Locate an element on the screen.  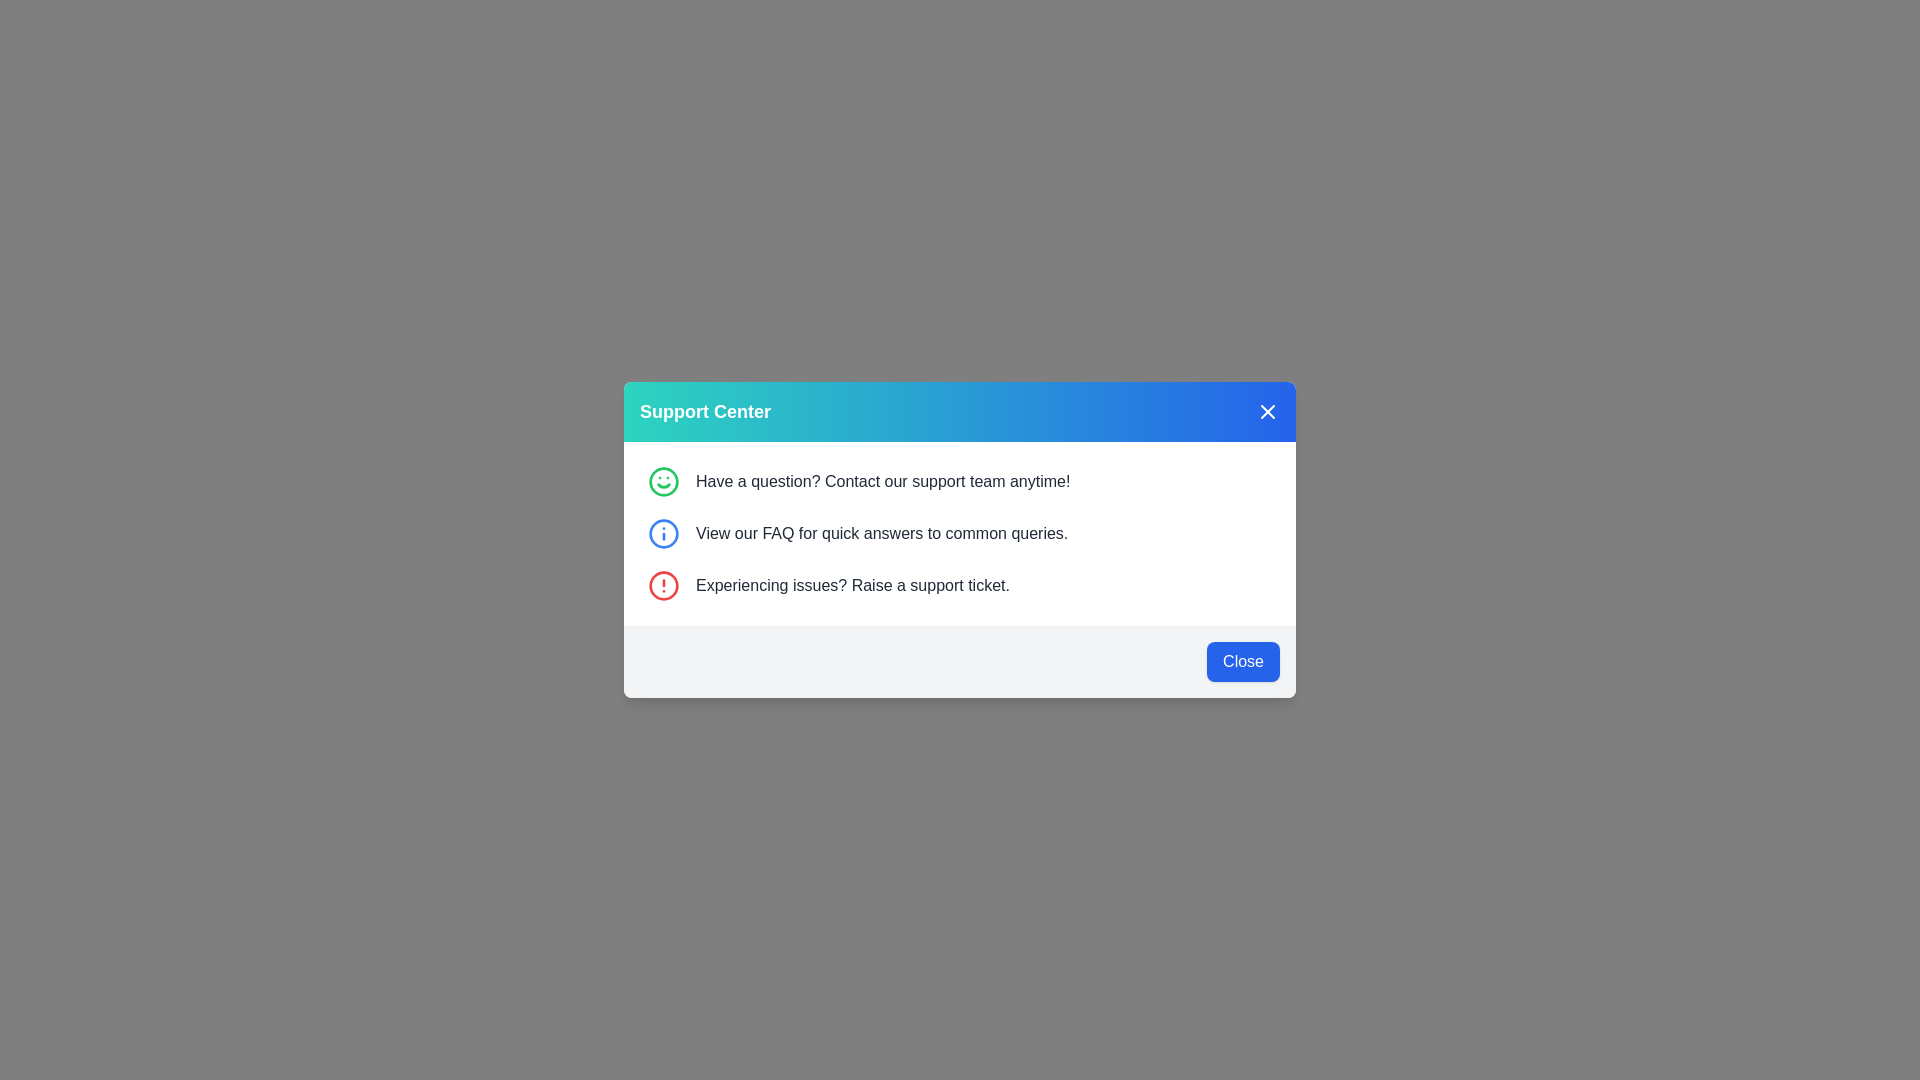
the error or alert icon positioned as the third item in the support center modal, located to the far left is located at coordinates (663, 585).